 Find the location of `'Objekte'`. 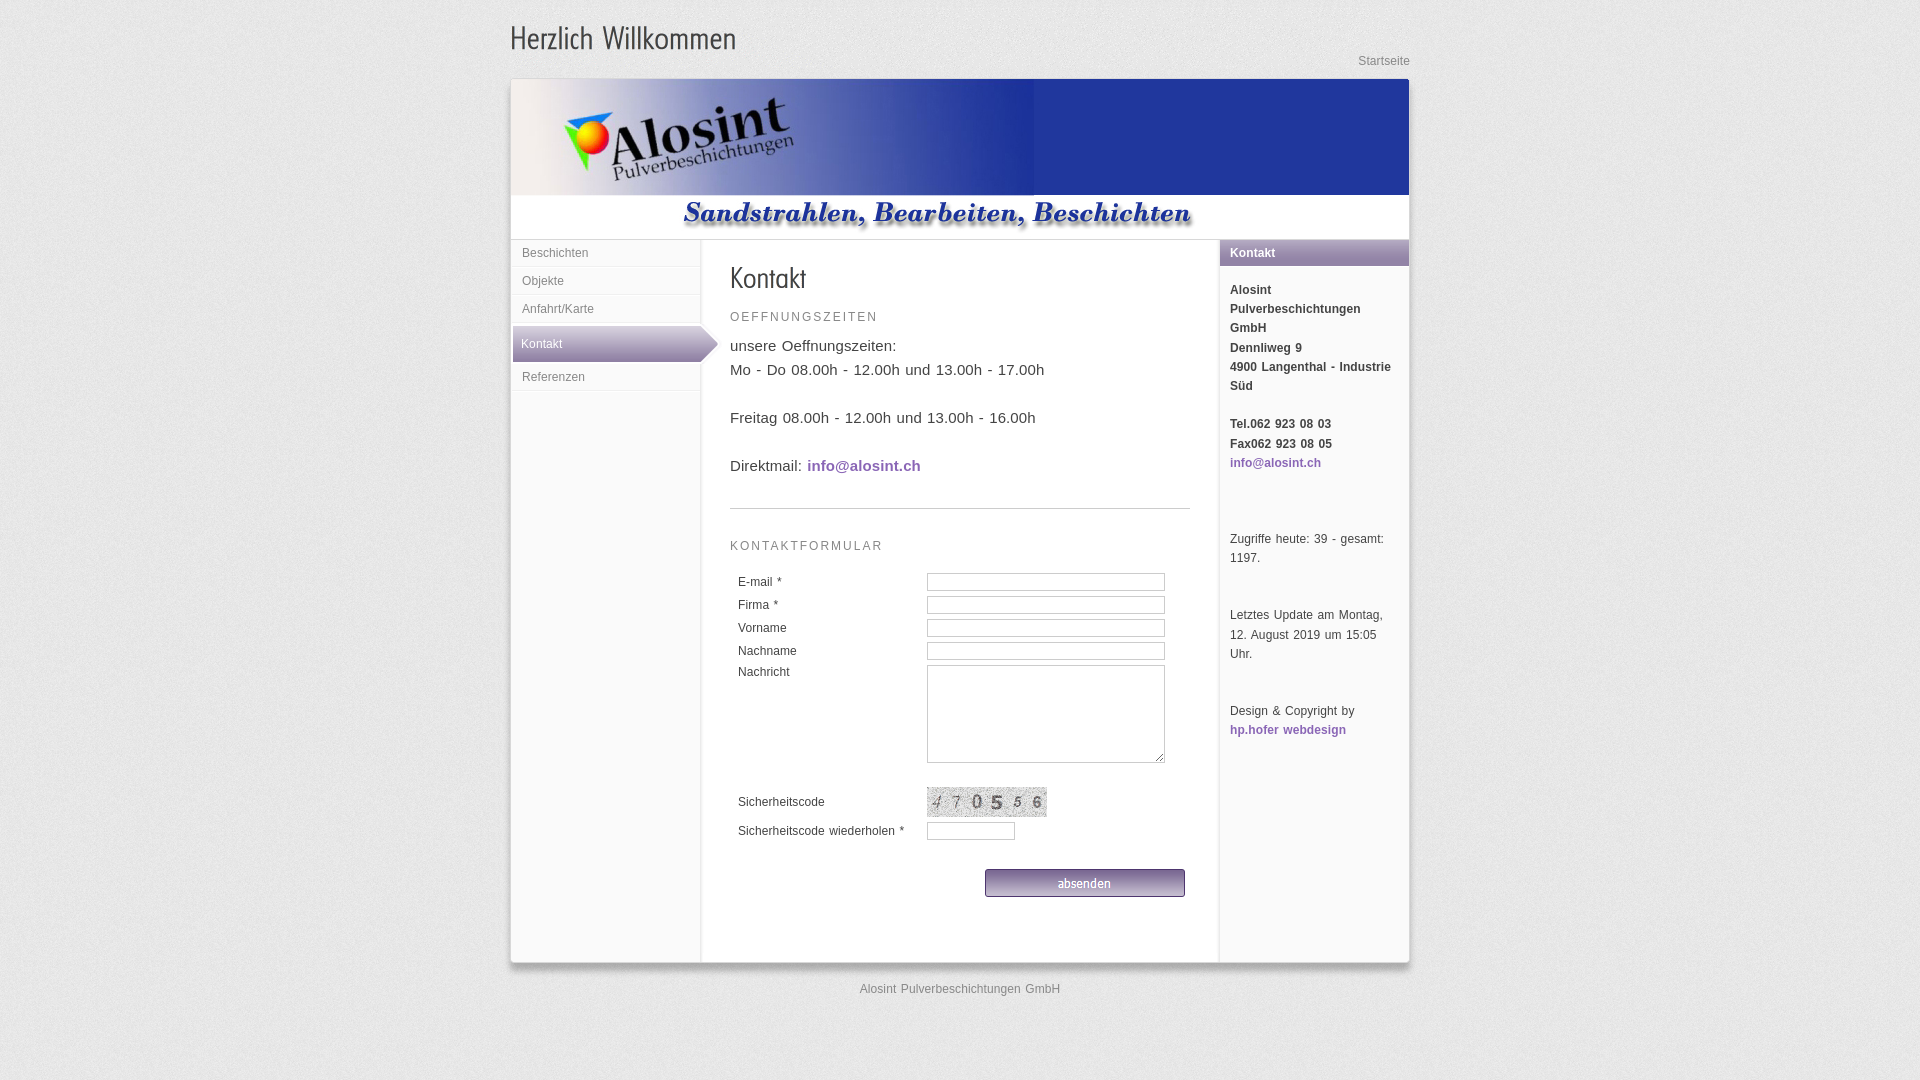

'Objekte' is located at coordinates (512, 281).